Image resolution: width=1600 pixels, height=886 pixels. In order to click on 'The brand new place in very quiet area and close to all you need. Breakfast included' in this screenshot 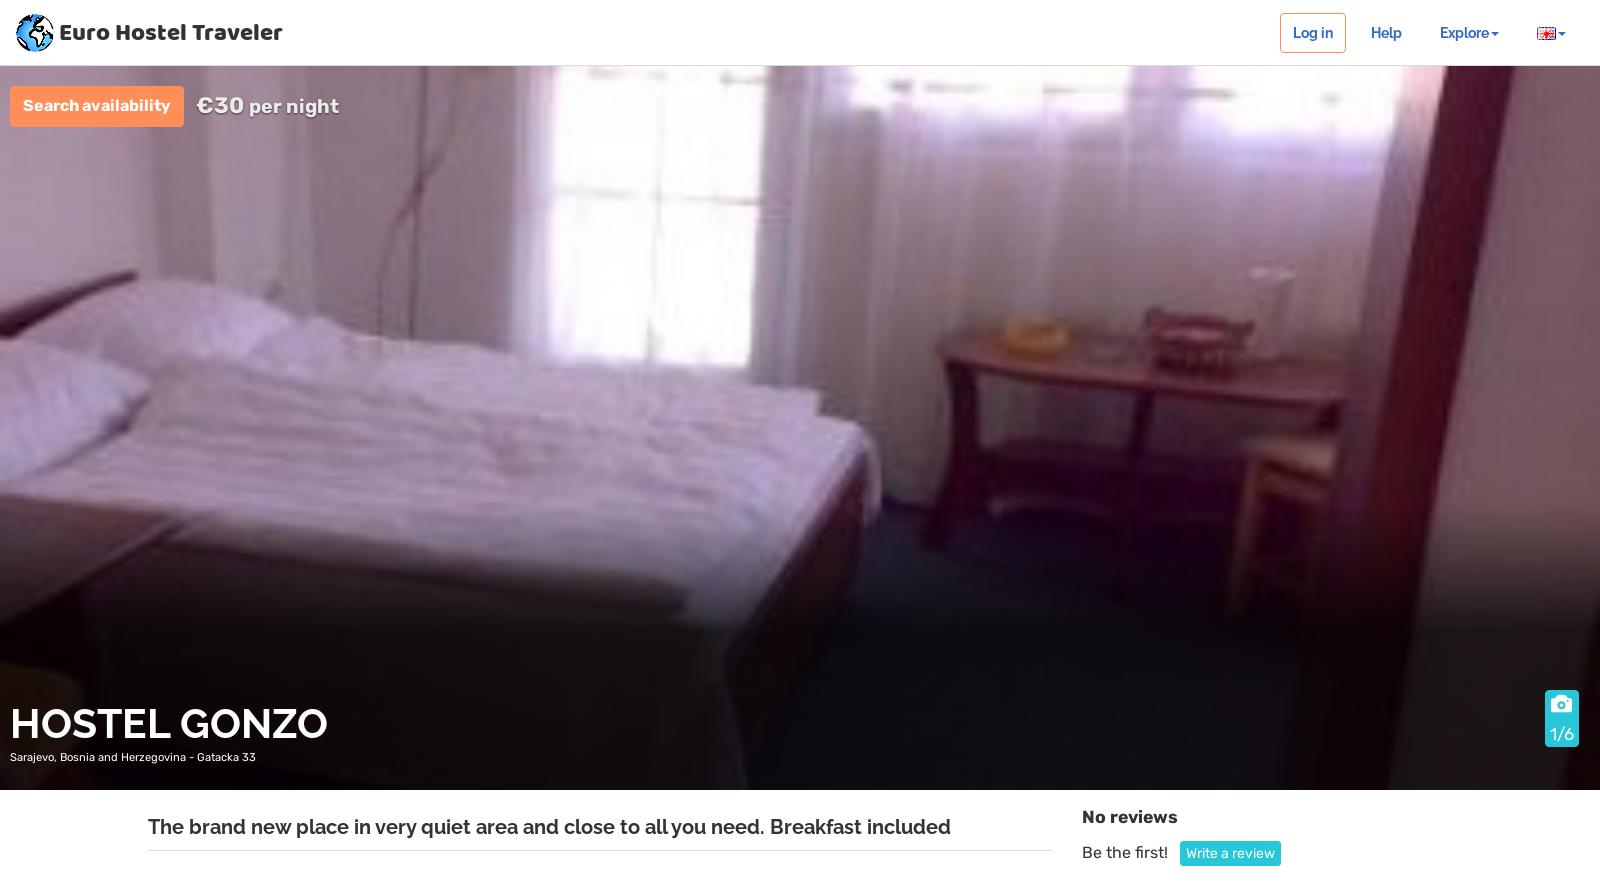, I will do `click(147, 826)`.